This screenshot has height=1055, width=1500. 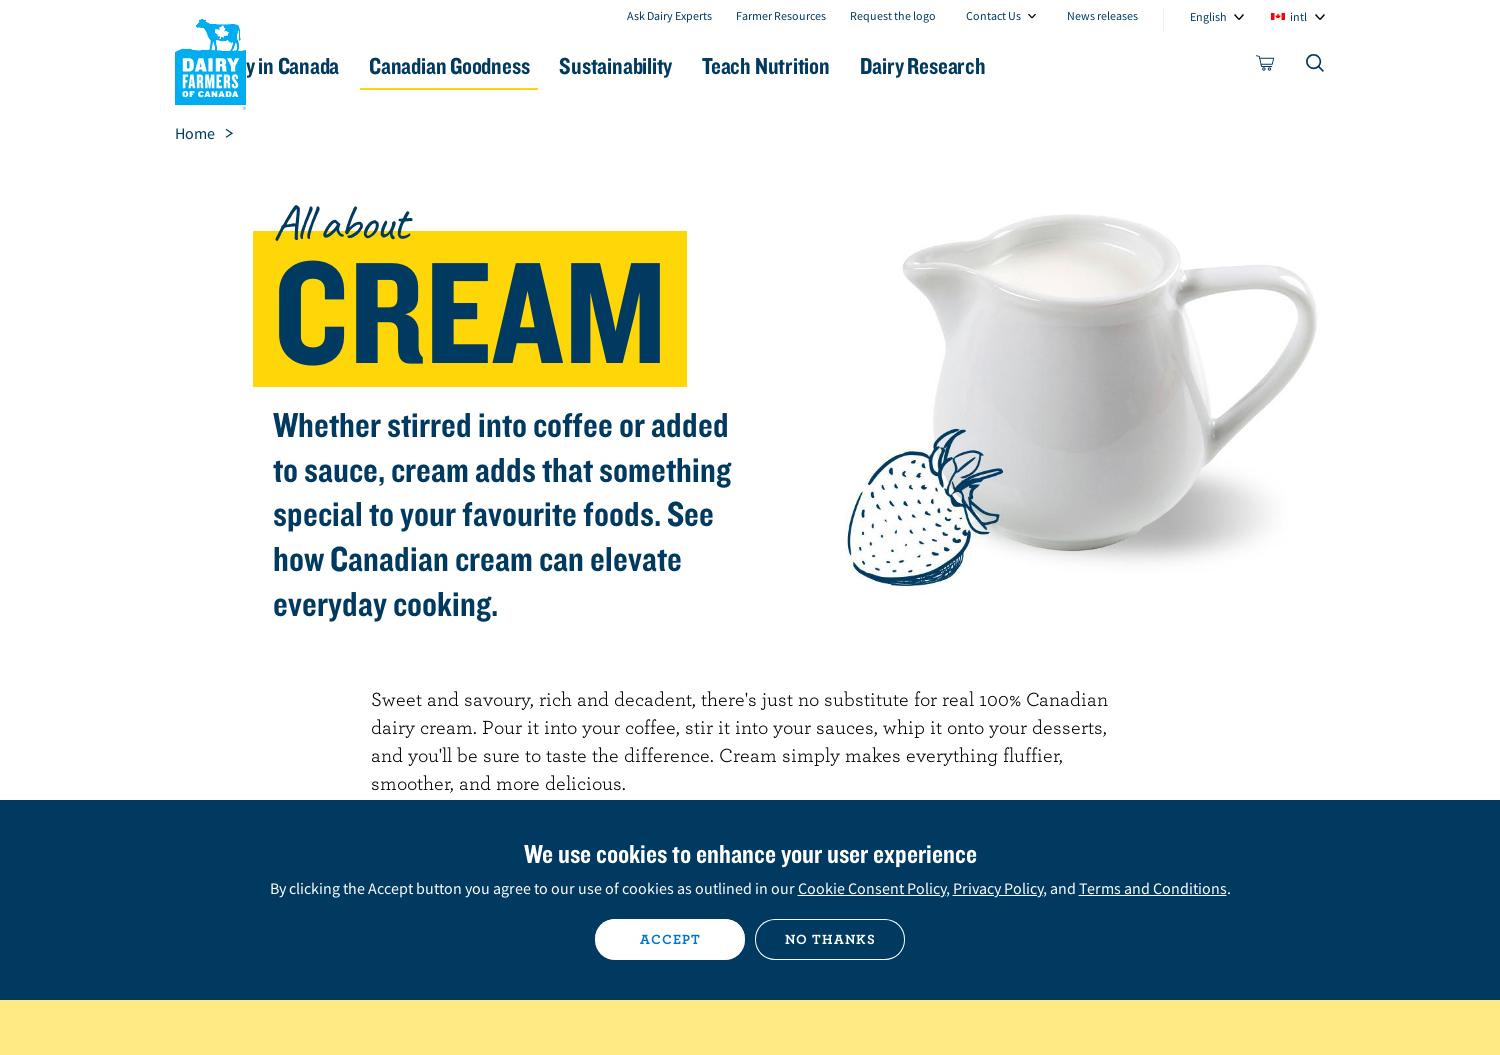 What do you see at coordinates (828, 938) in the screenshot?
I see `'No thanks'` at bounding box center [828, 938].